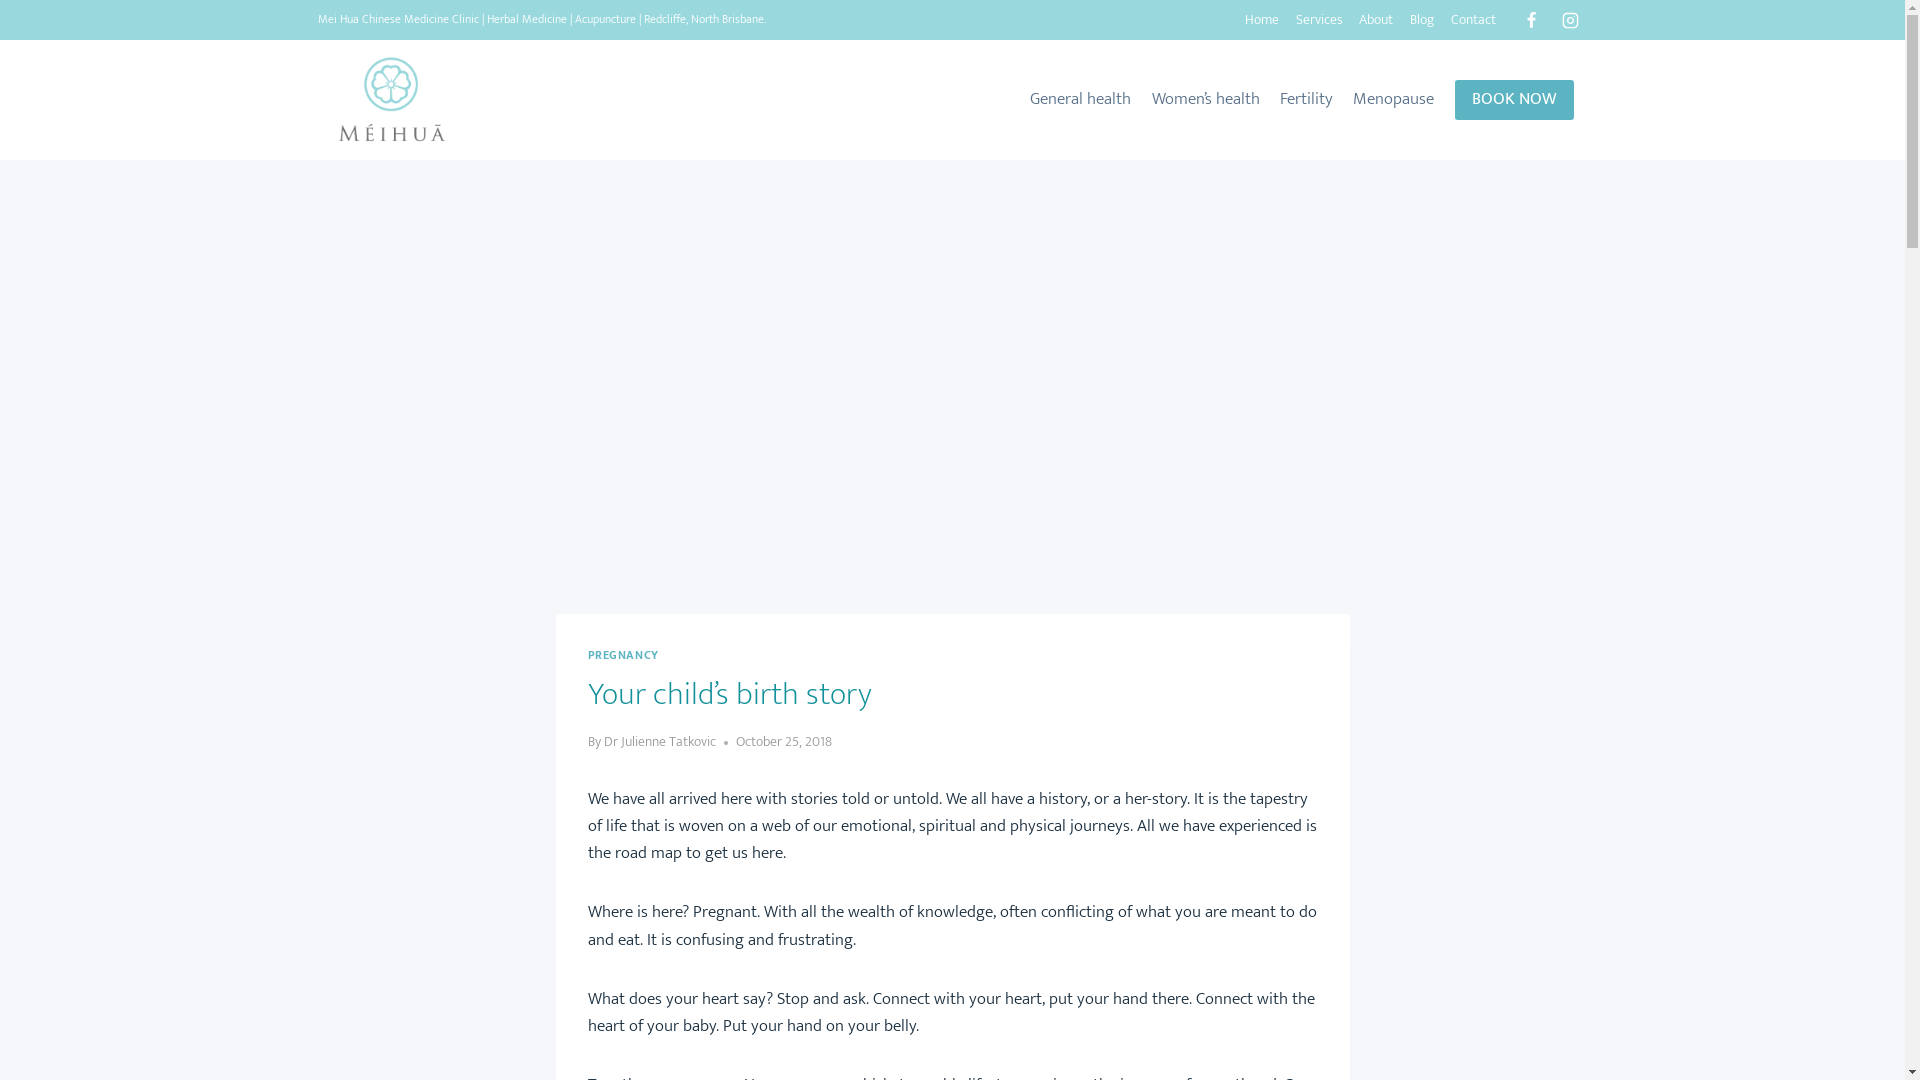 The image size is (1920, 1080). I want to click on 'BOOK NOW', so click(1513, 100).